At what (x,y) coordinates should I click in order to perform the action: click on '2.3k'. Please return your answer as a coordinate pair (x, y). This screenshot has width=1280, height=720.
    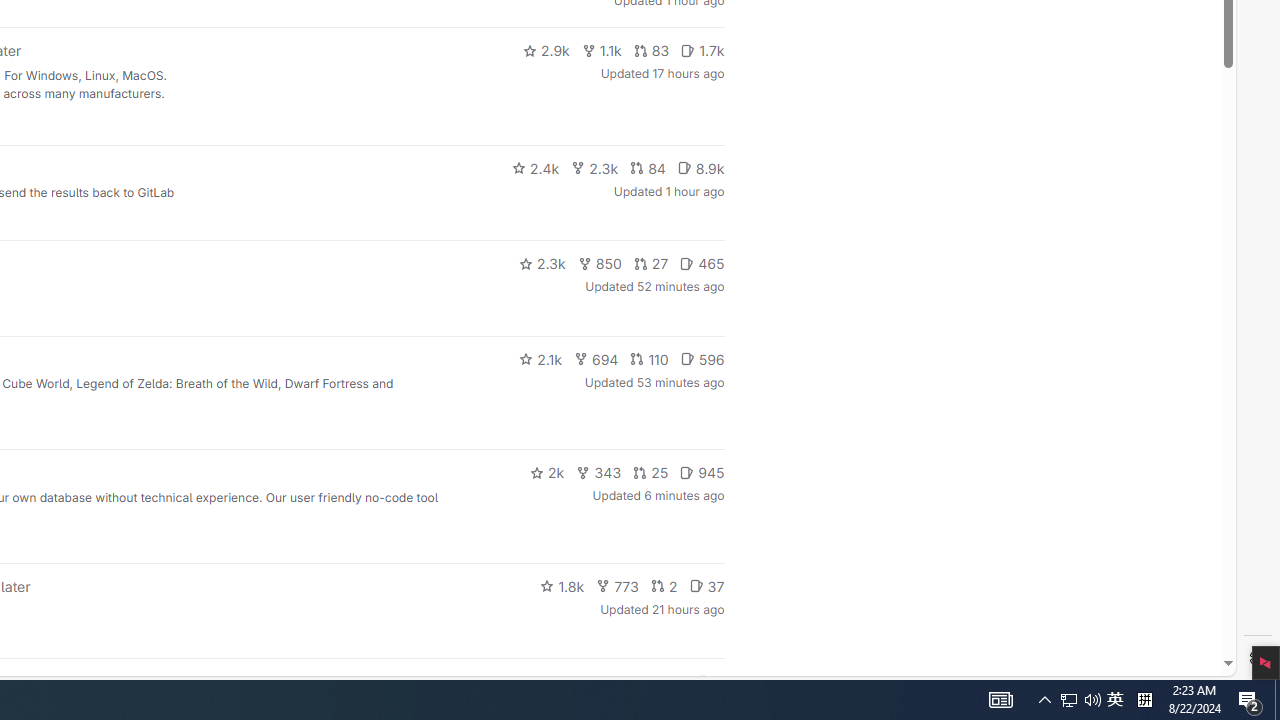
    Looking at the image, I should click on (542, 262).